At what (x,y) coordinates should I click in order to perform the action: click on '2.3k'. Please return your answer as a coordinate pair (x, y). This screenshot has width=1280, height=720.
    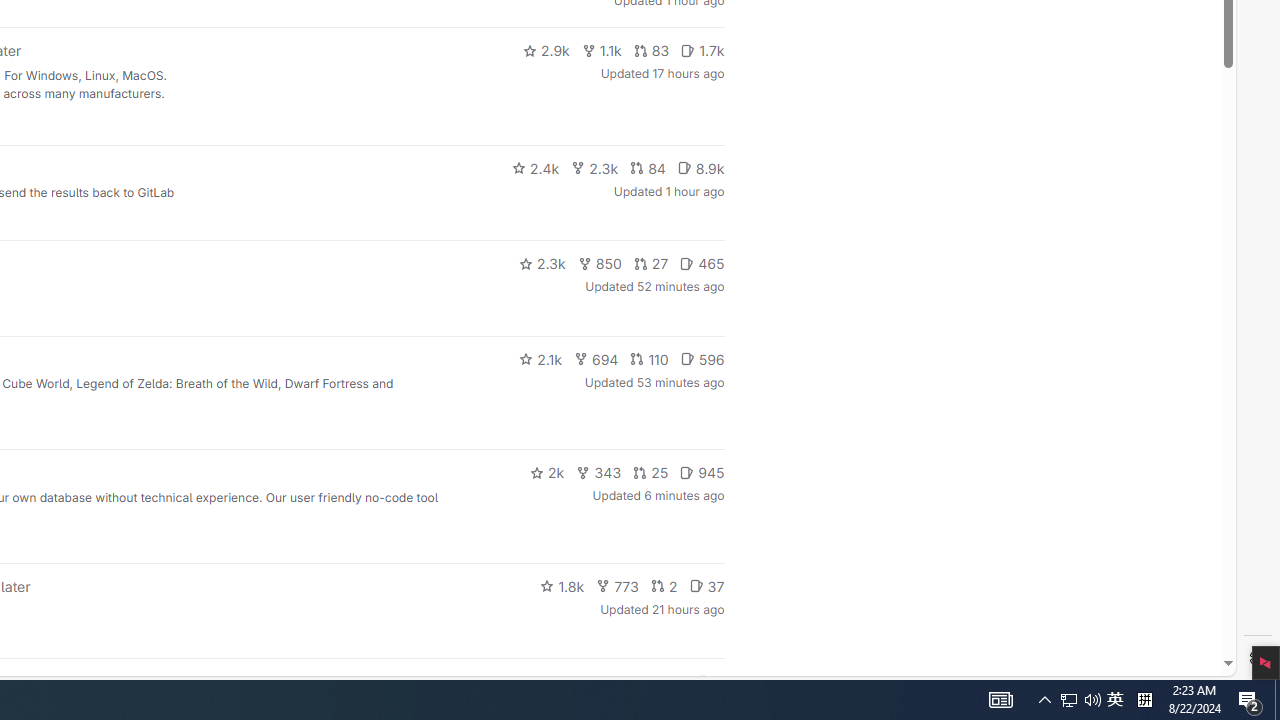
    Looking at the image, I should click on (542, 262).